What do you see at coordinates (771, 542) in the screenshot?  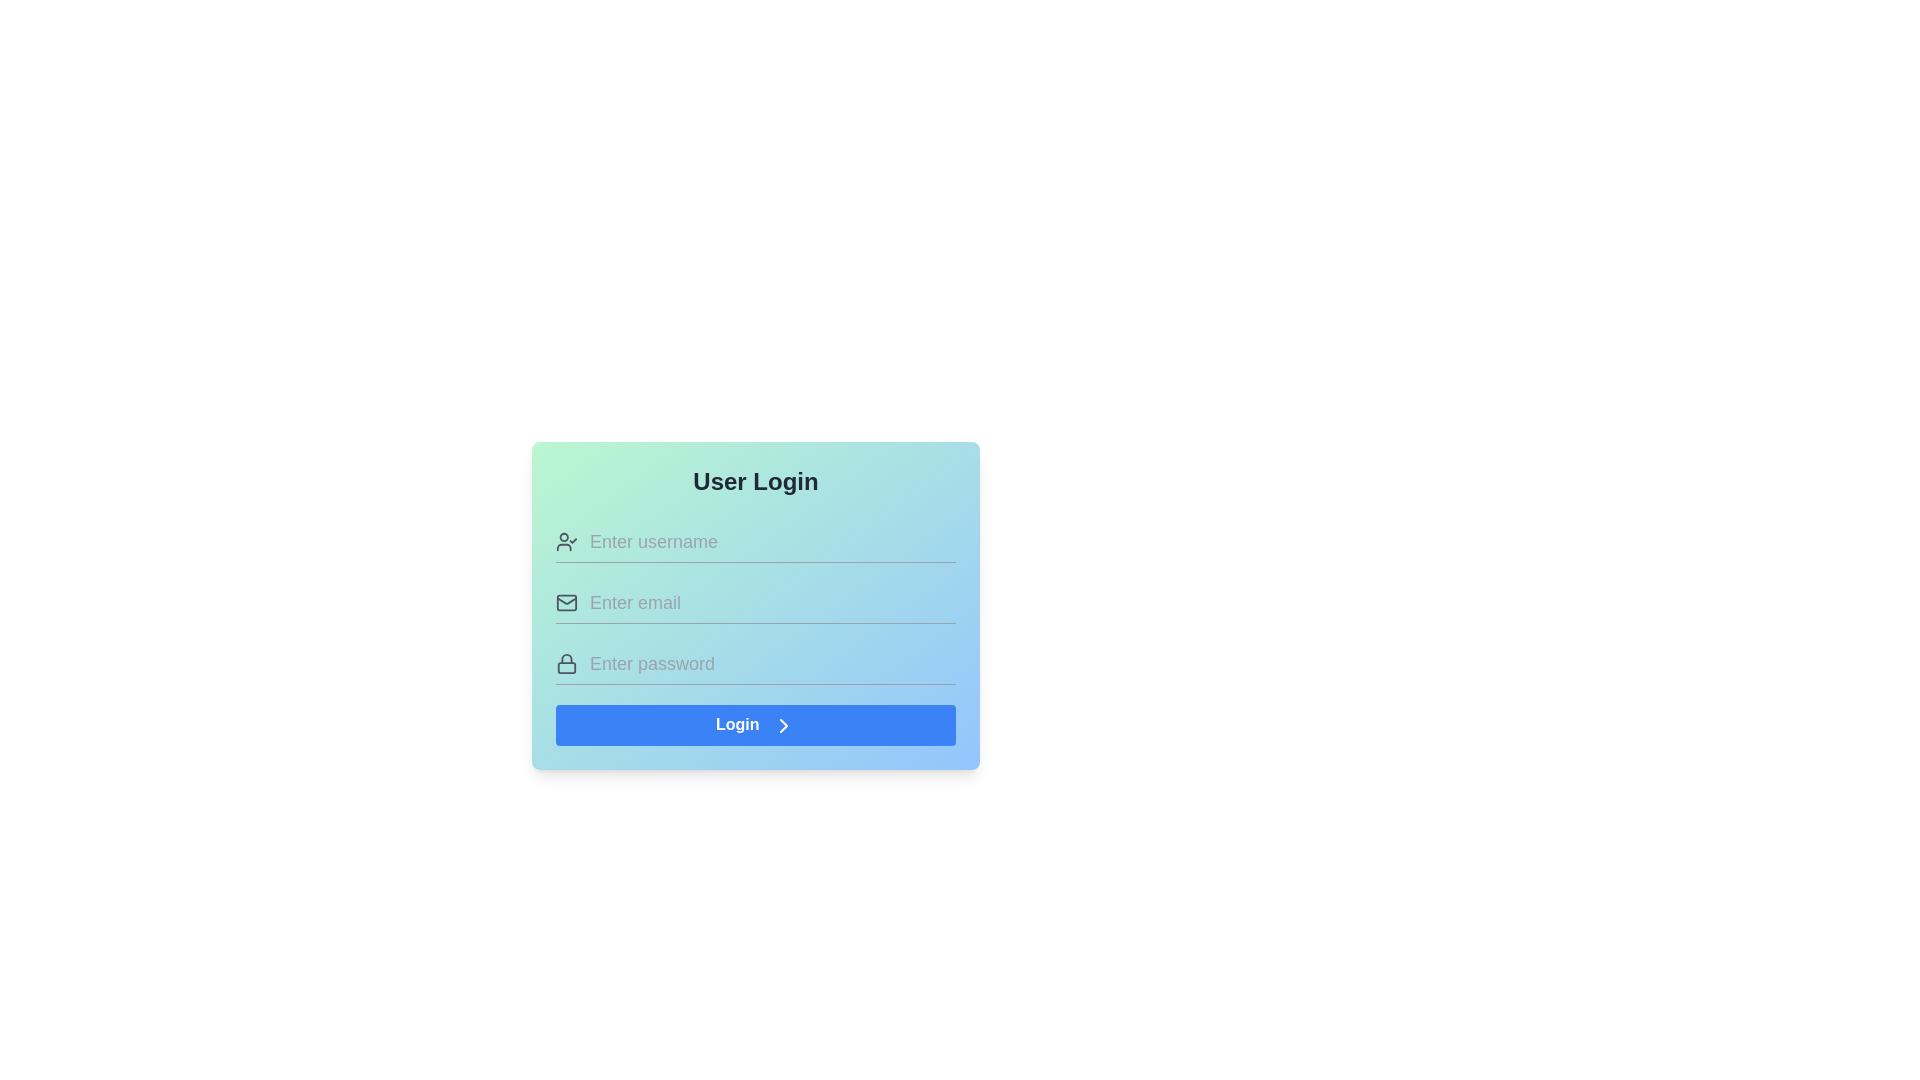 I see `the Text Input Field with a transparent background and gray border, which has the placeholder 'Enter username'` at bounding box center [771, 542].